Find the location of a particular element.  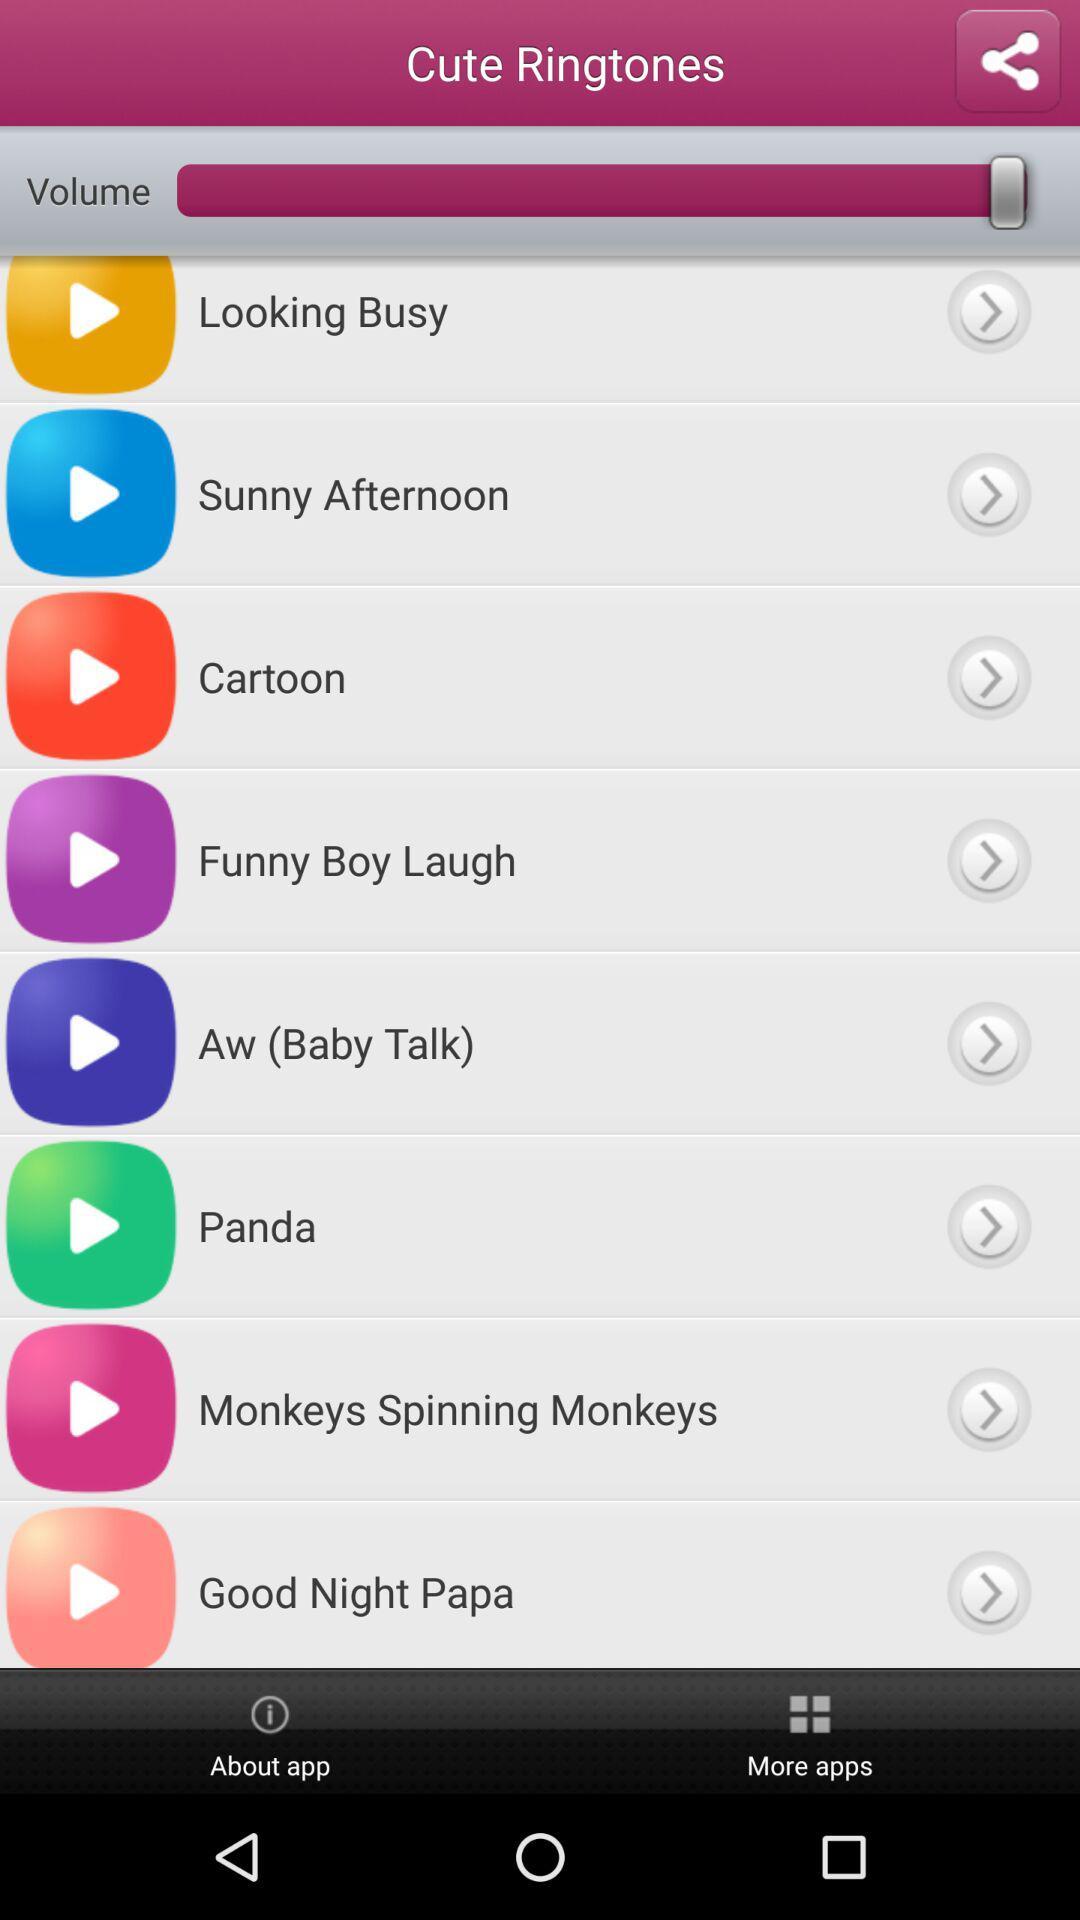

next is located at coordinates (987, 493).